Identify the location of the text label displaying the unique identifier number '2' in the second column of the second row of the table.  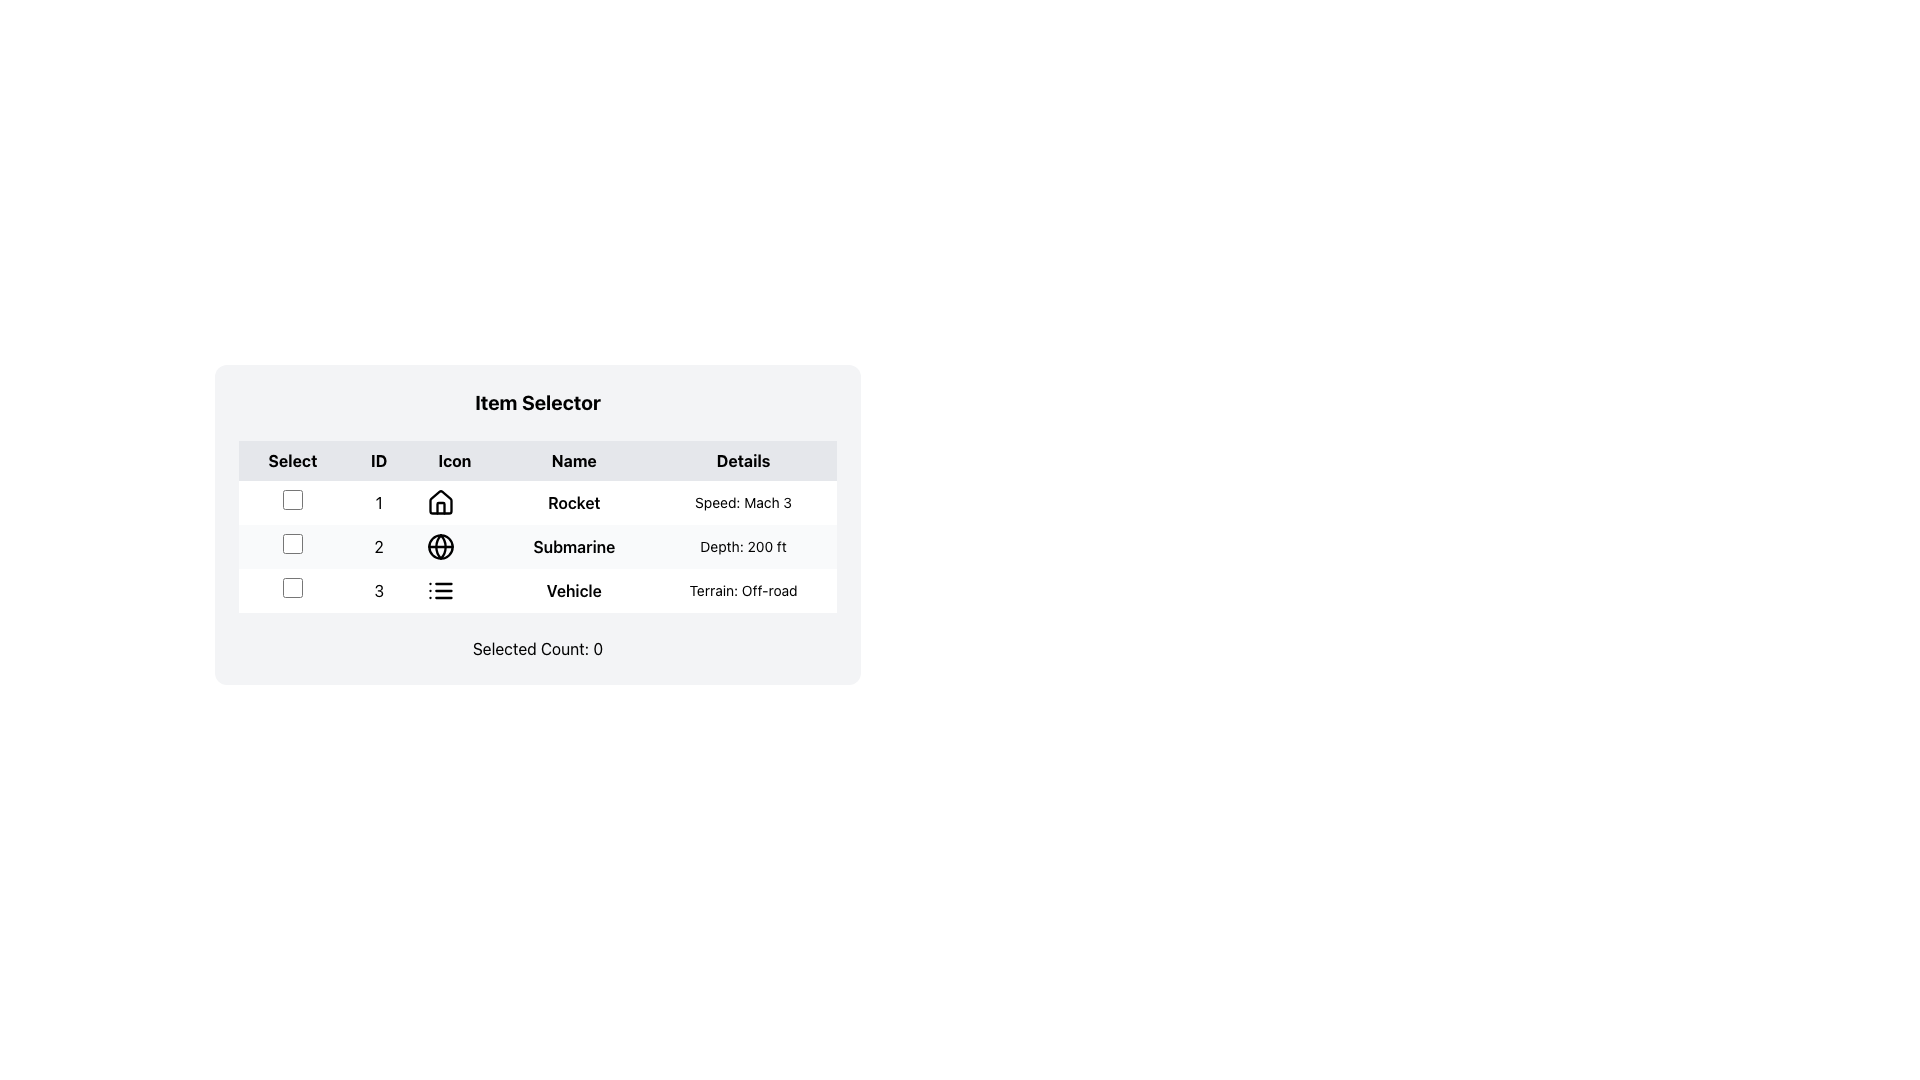
(379, 547).